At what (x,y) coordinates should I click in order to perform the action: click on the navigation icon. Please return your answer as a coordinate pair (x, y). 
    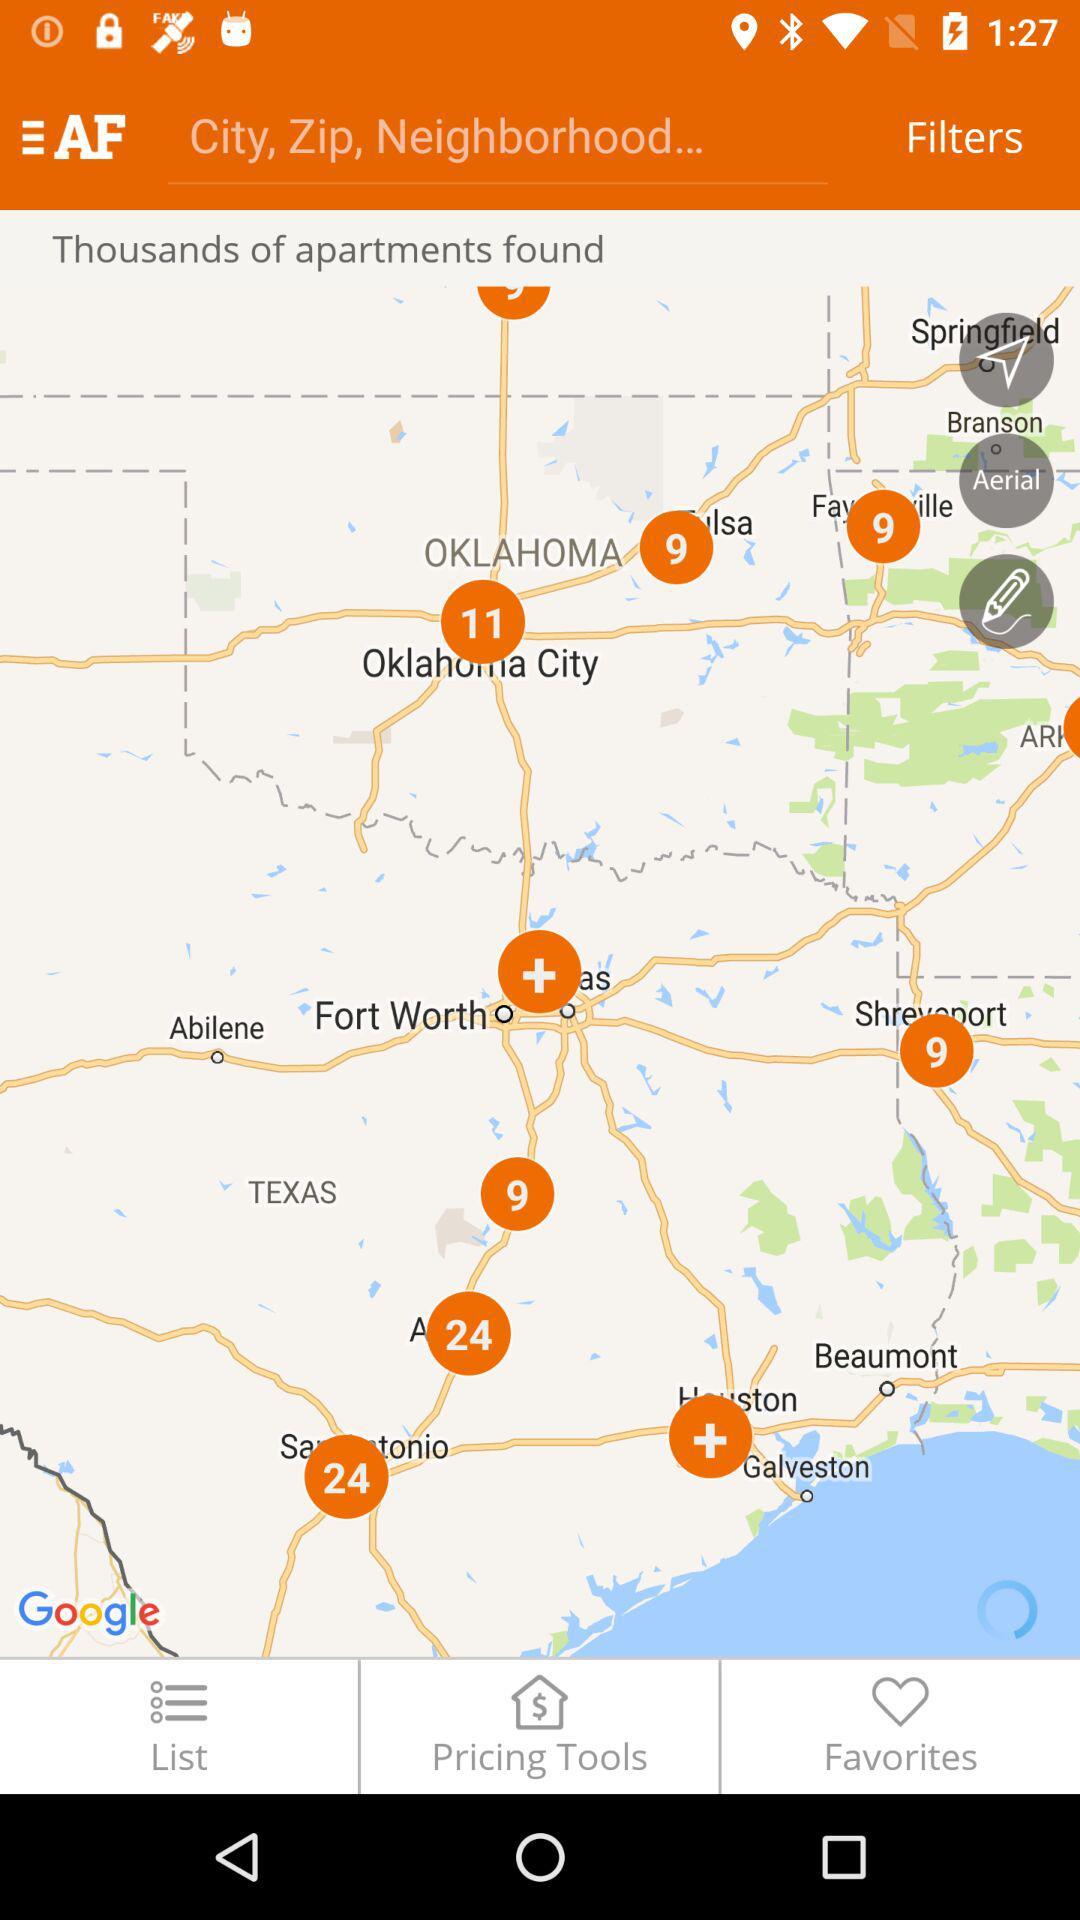
    Looking at the image, I should click on (1006, 360).